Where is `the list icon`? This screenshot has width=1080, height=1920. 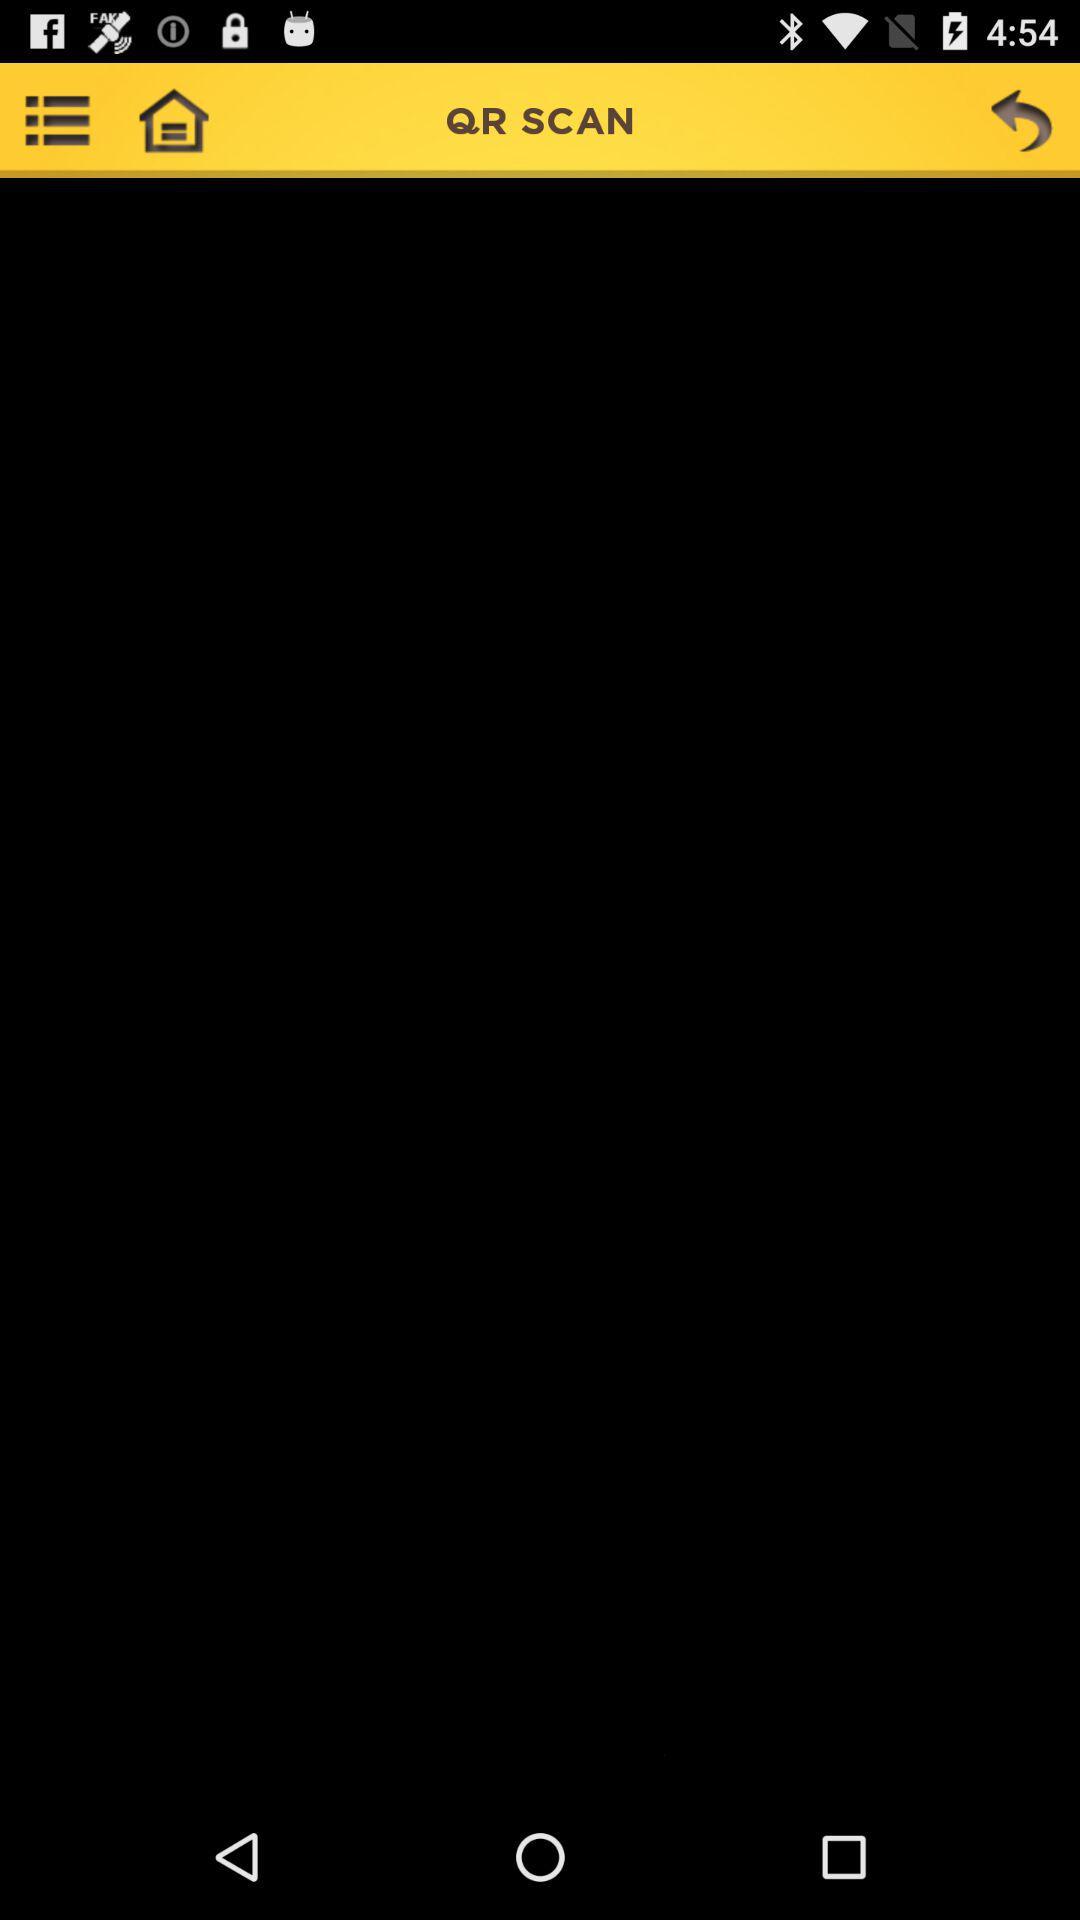 the list icon is located at coordinates (56, 128).